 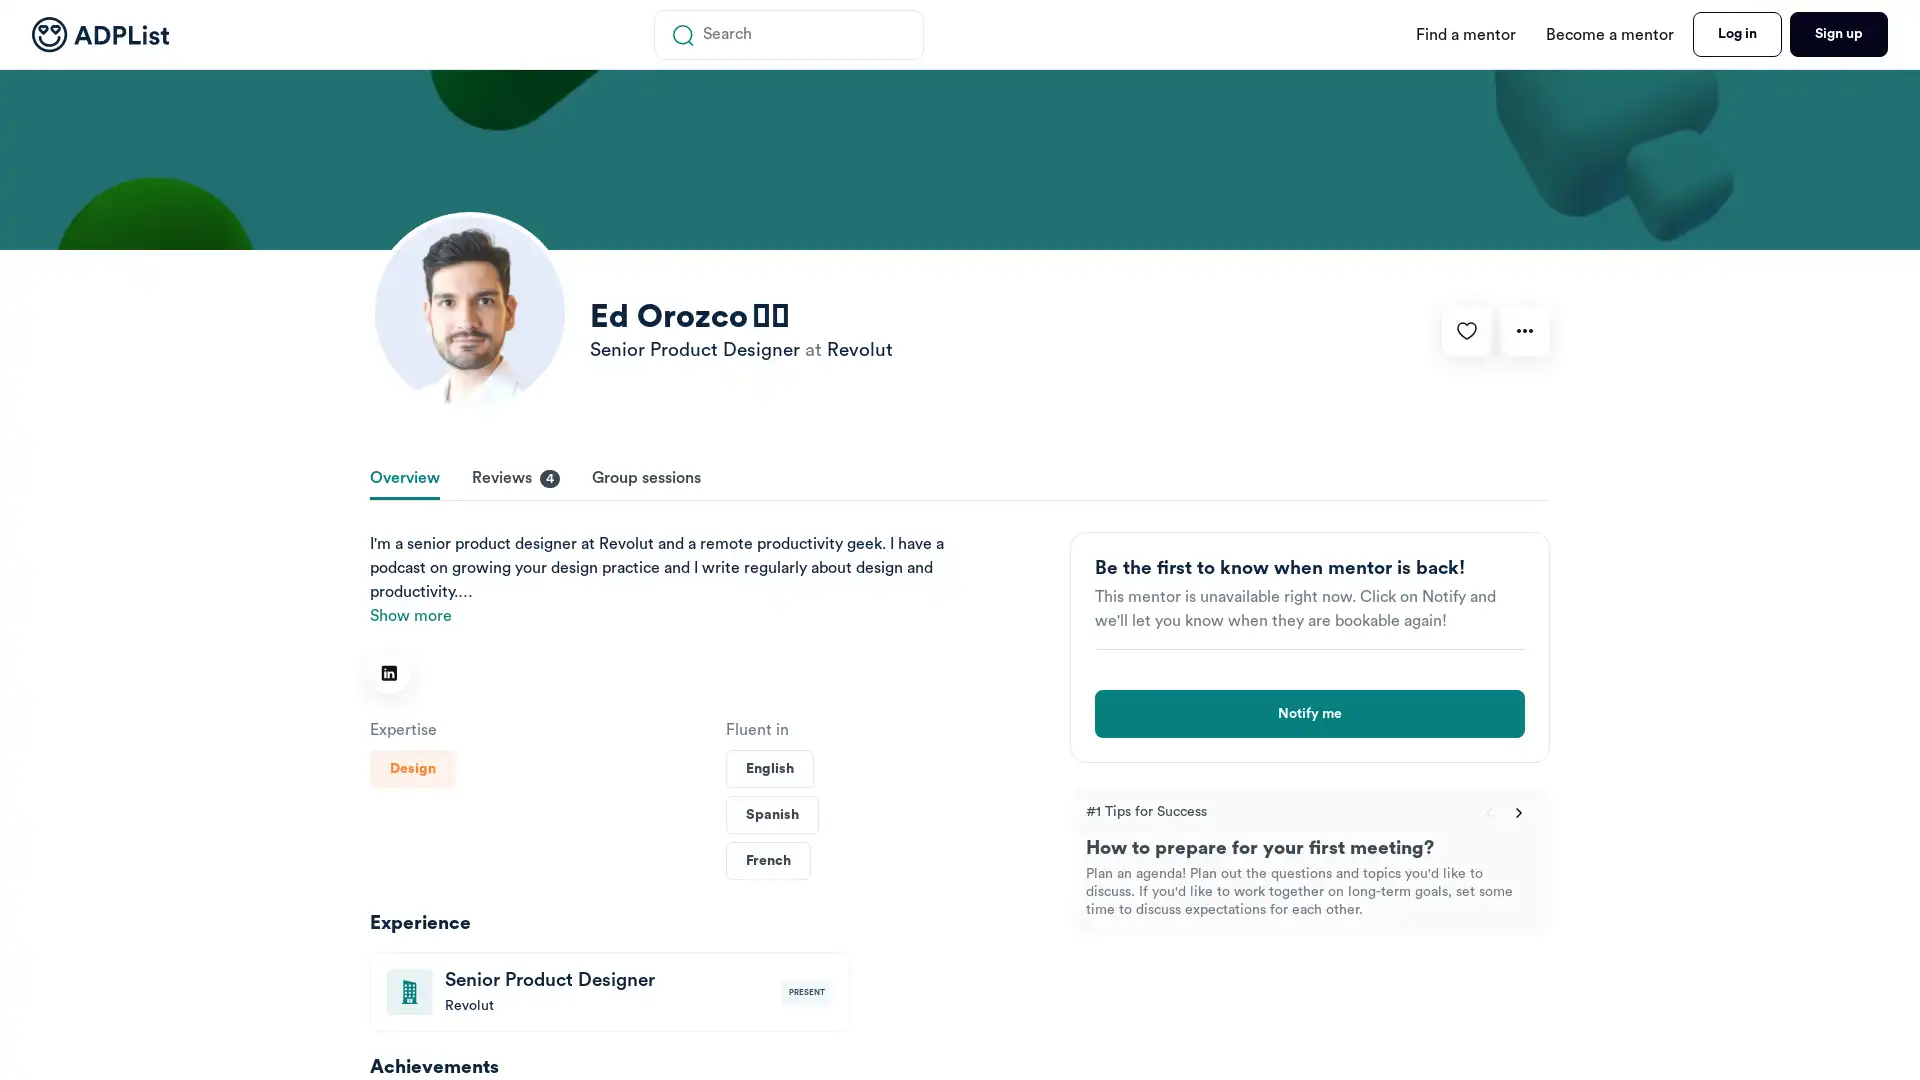 What do you see at coordinates (1838, 34) in the screenshot?
I see `Sign up` at bounding box center [1838, 34].